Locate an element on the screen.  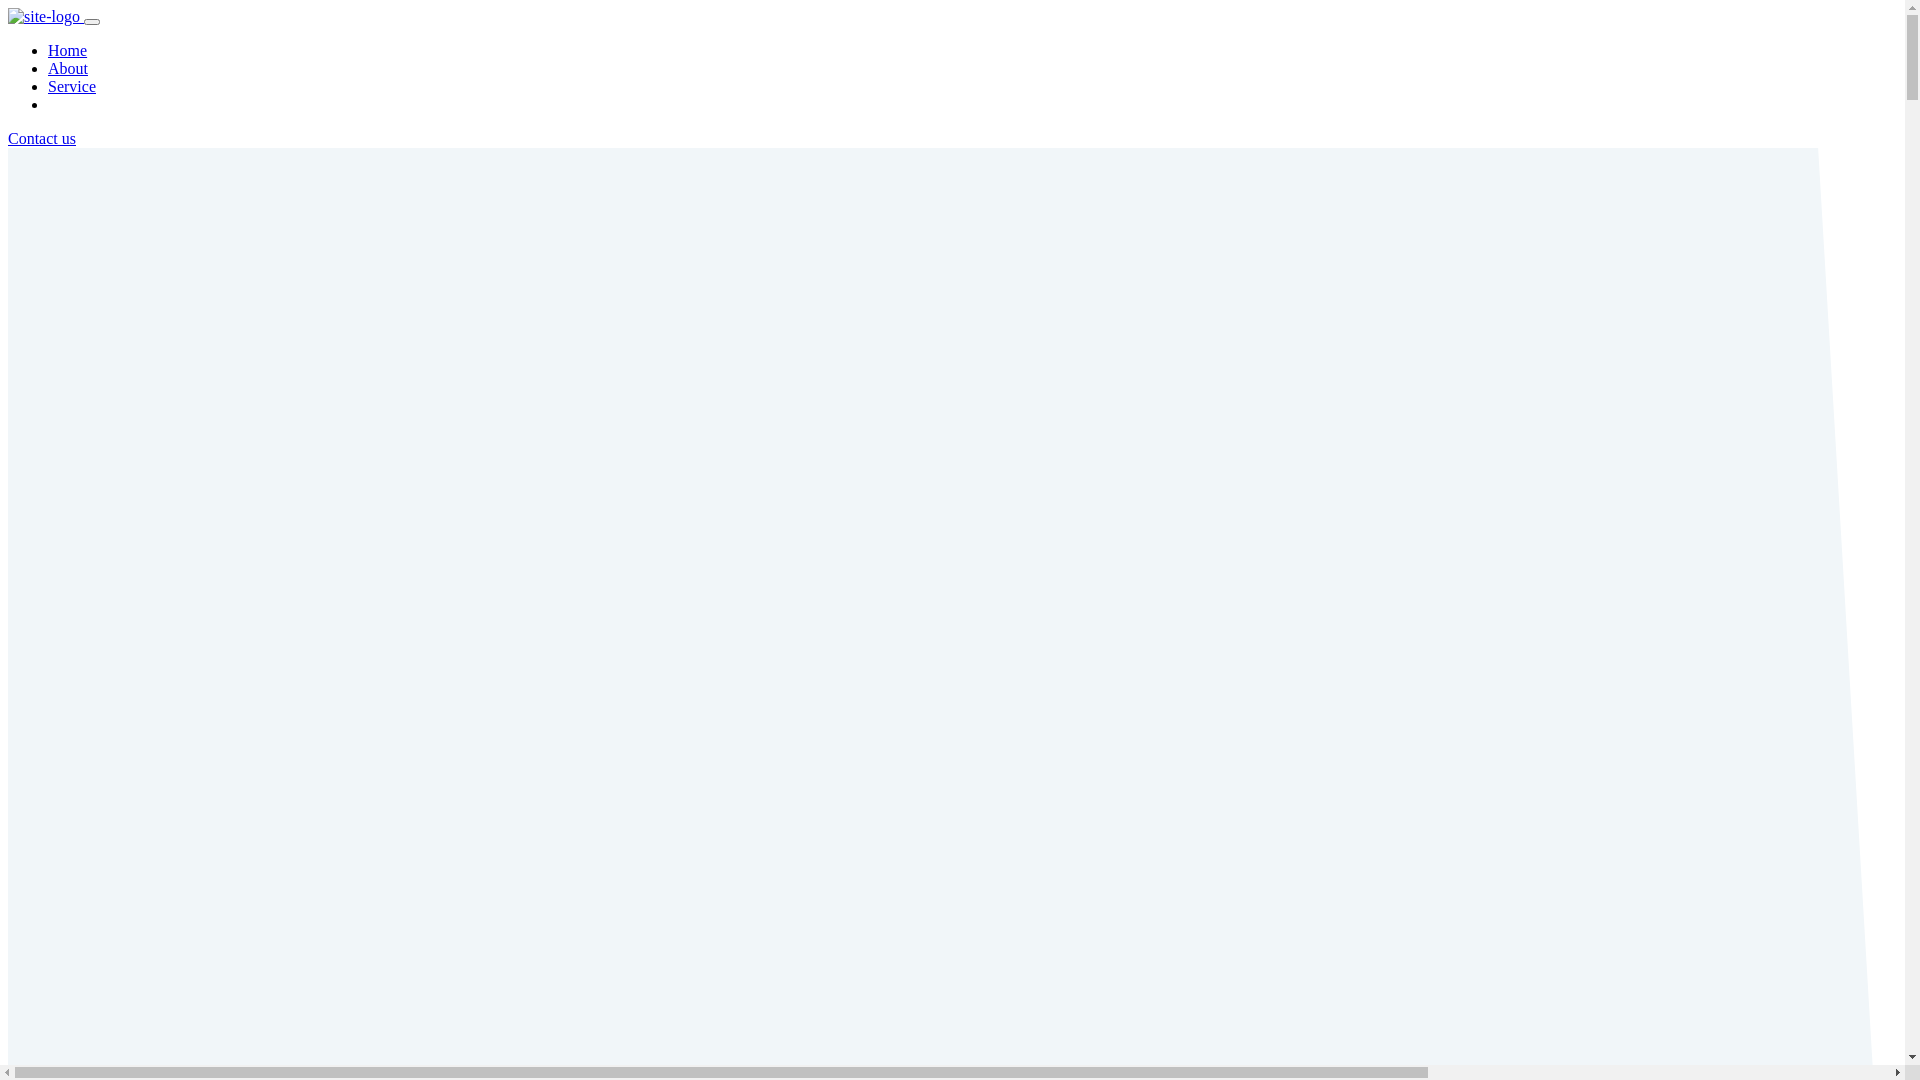
'Service' is located at coordinates (48, 85).